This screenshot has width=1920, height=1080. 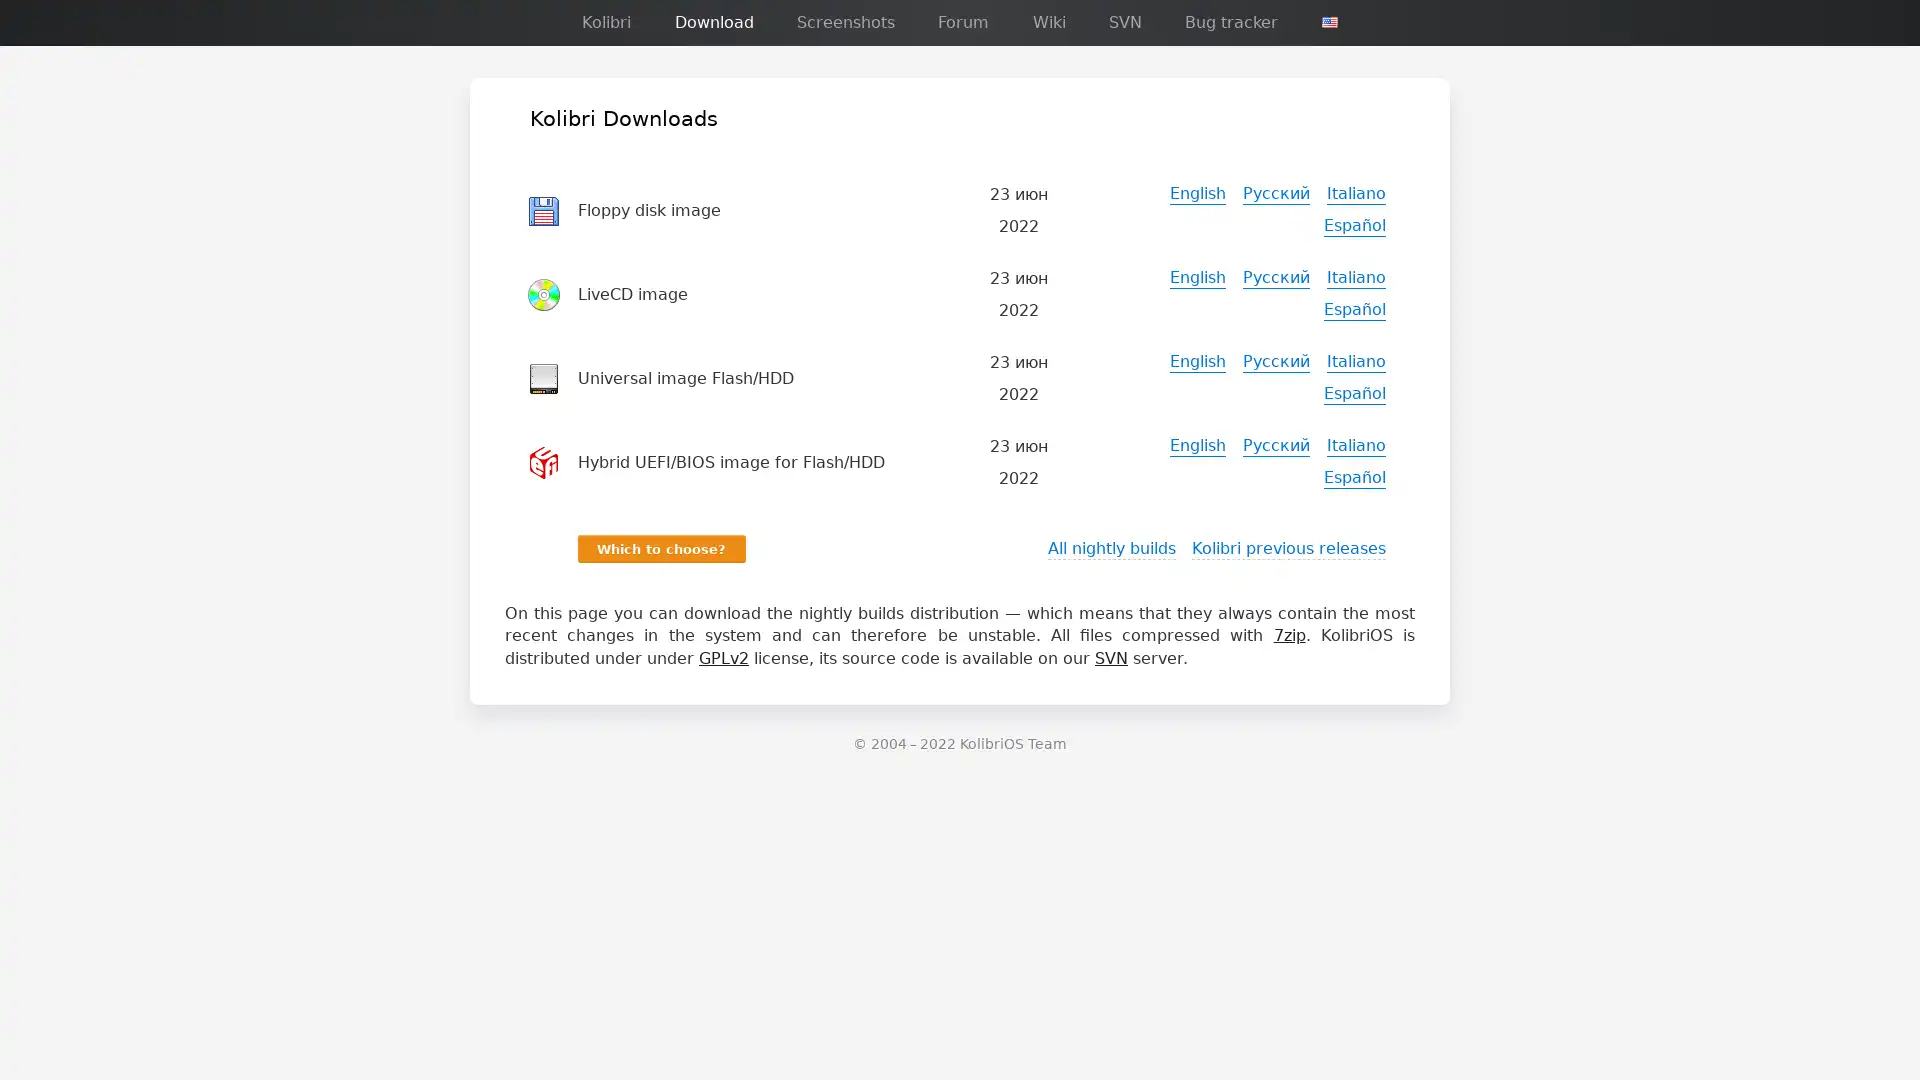 What do you see at coordinates (661, 548) in the screenshot?
I see `Which to choose?` at bounding box center [661, 548].